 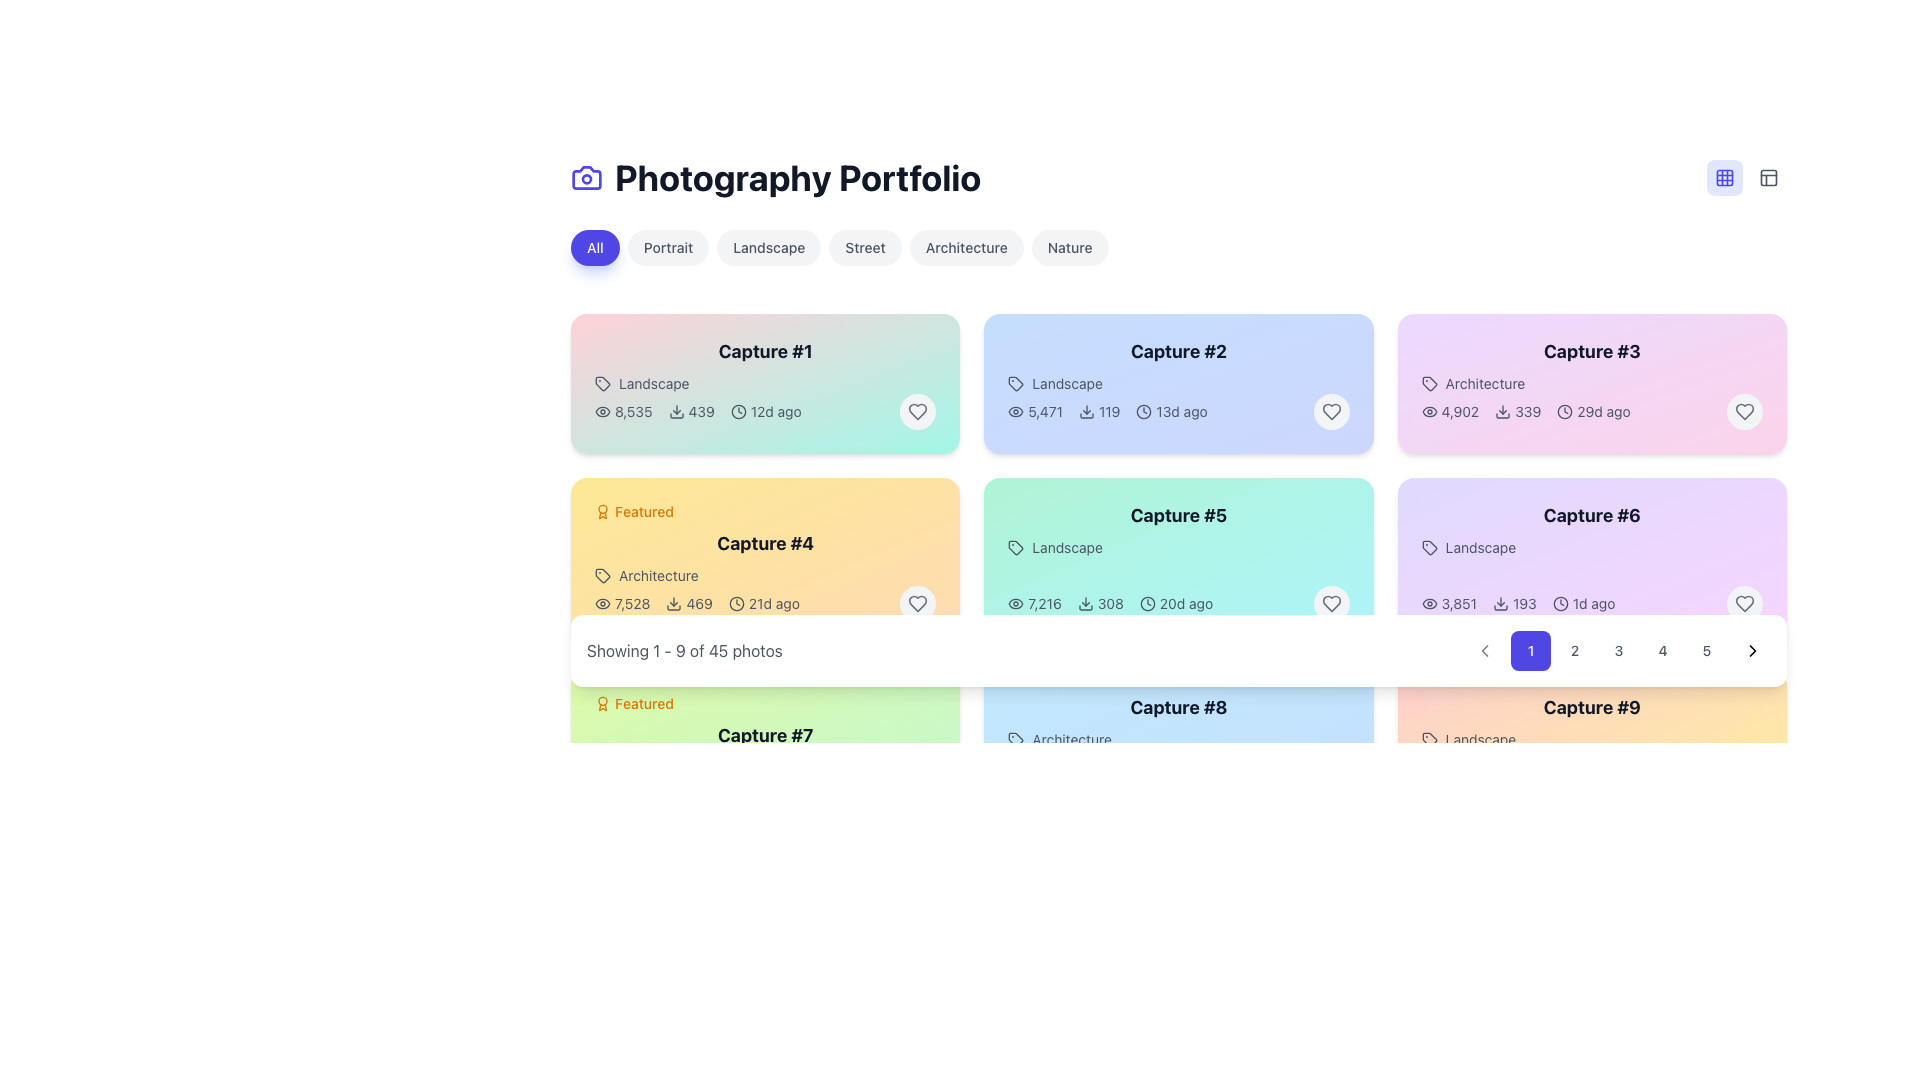 I want to click on the rounded rectangular button labeled 'Nature' with a light gray background, positioned at the rightmost end of a horizontal series of buttons, so click(x=1069, y=246).